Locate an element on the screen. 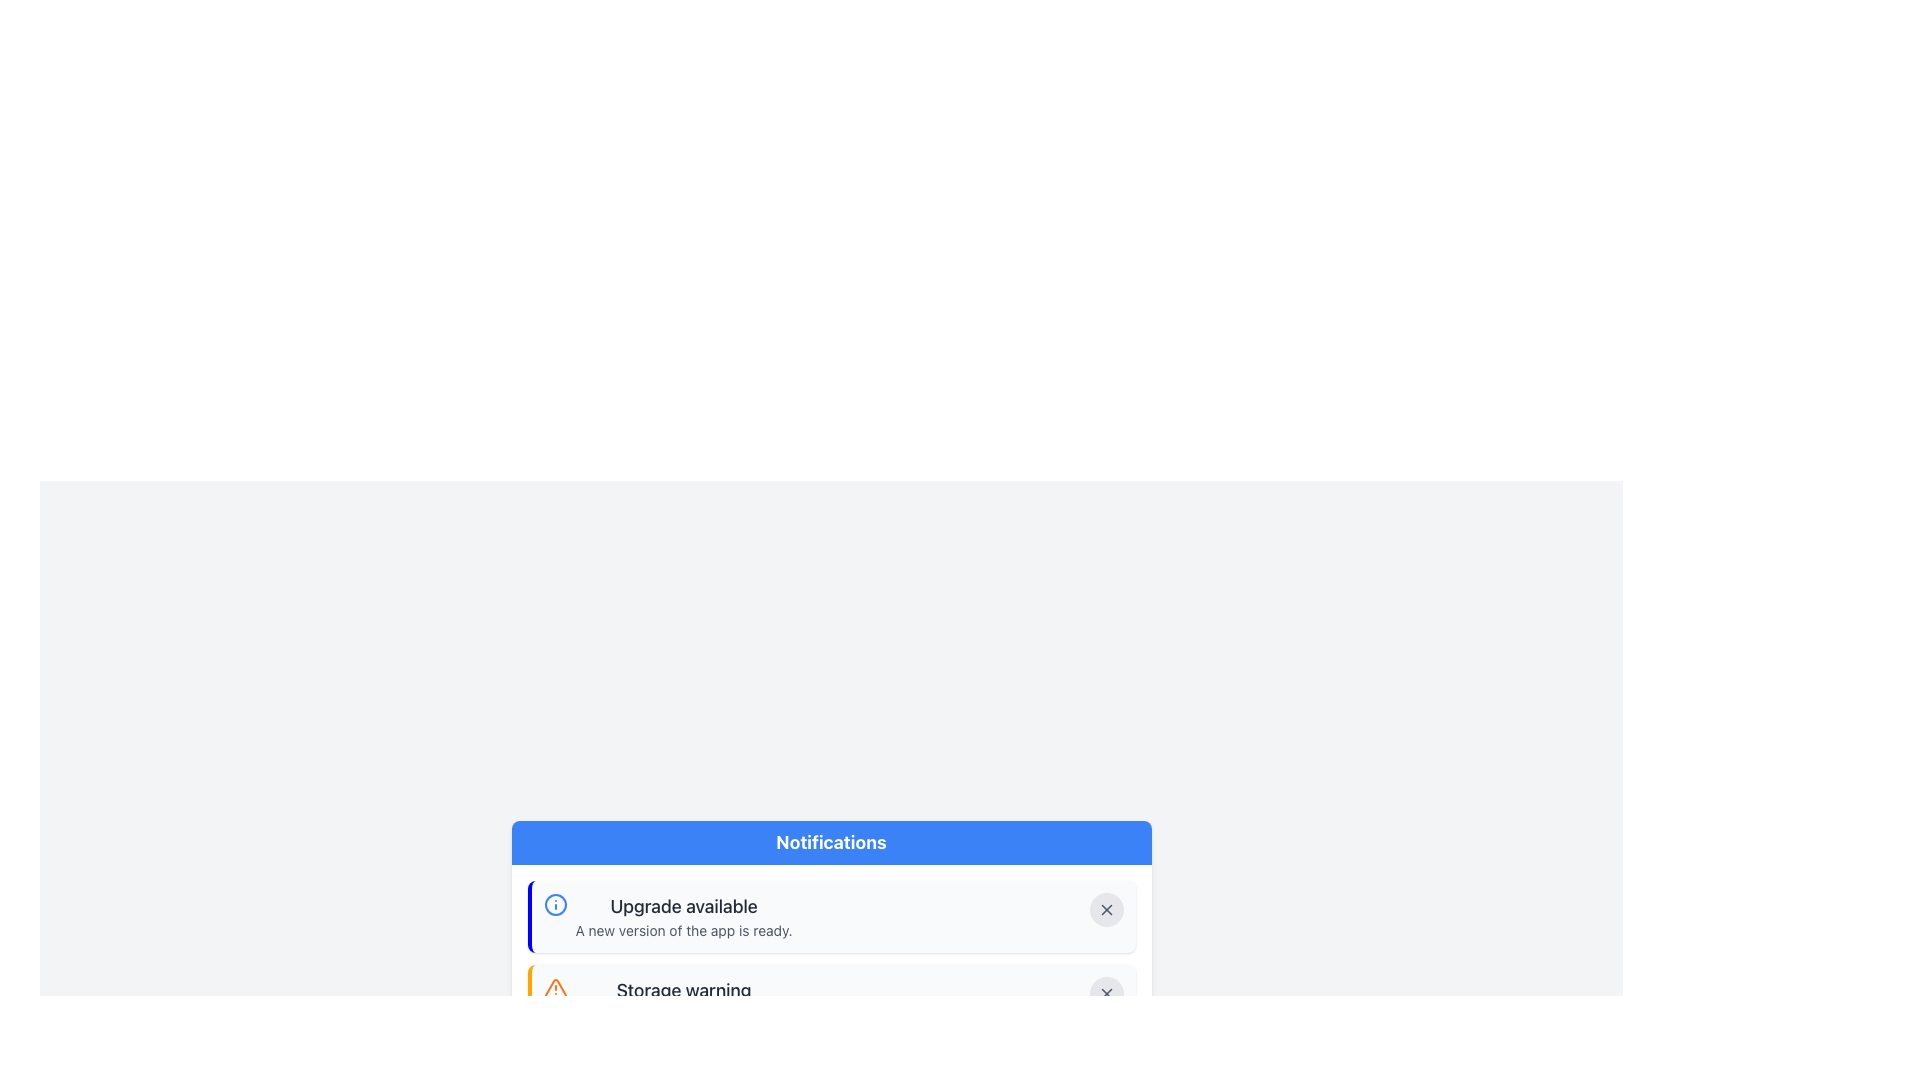 The image size is (1920, 1080). information displayed in the Text Block with the heading 'Storage warning' and the message 'Your device storage is almost full.' is located at coordinates (683, 1001).